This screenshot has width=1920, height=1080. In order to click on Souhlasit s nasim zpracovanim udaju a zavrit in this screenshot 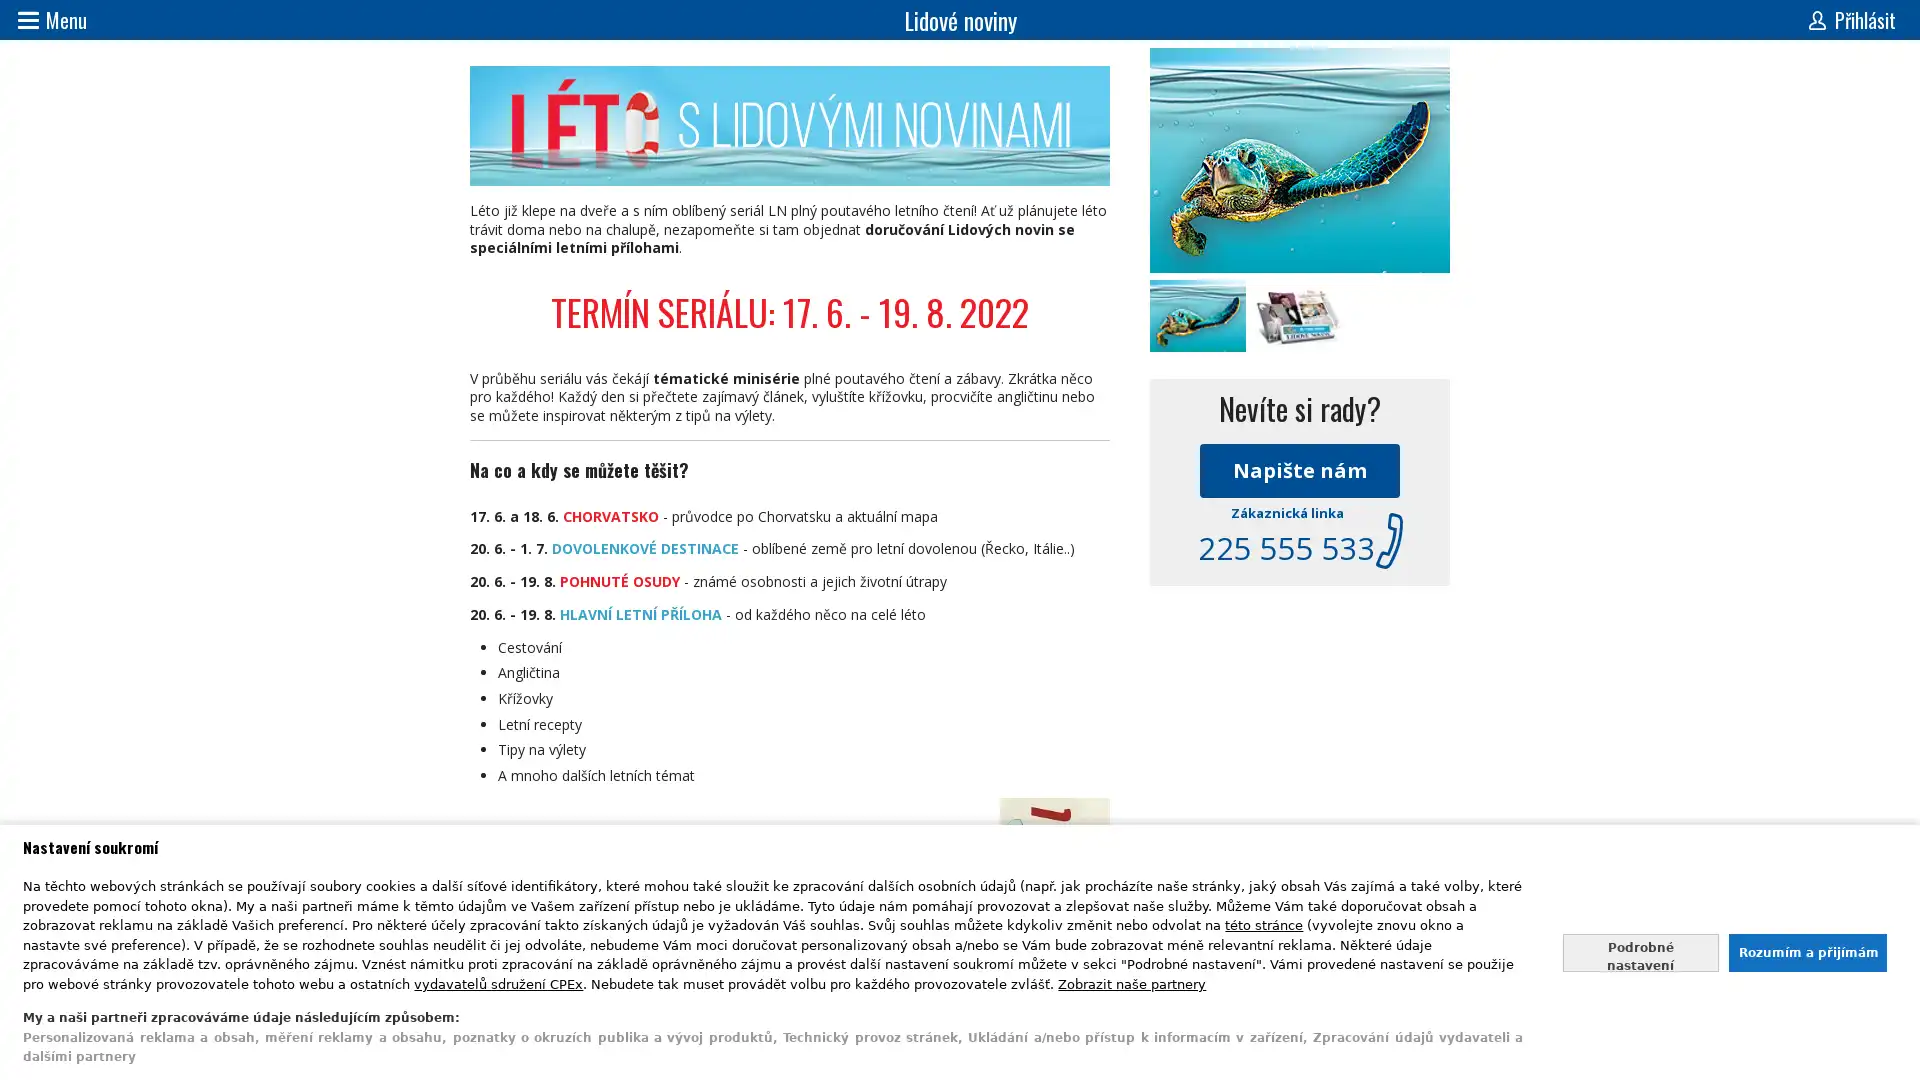, I will do `click(1806, 951)`.